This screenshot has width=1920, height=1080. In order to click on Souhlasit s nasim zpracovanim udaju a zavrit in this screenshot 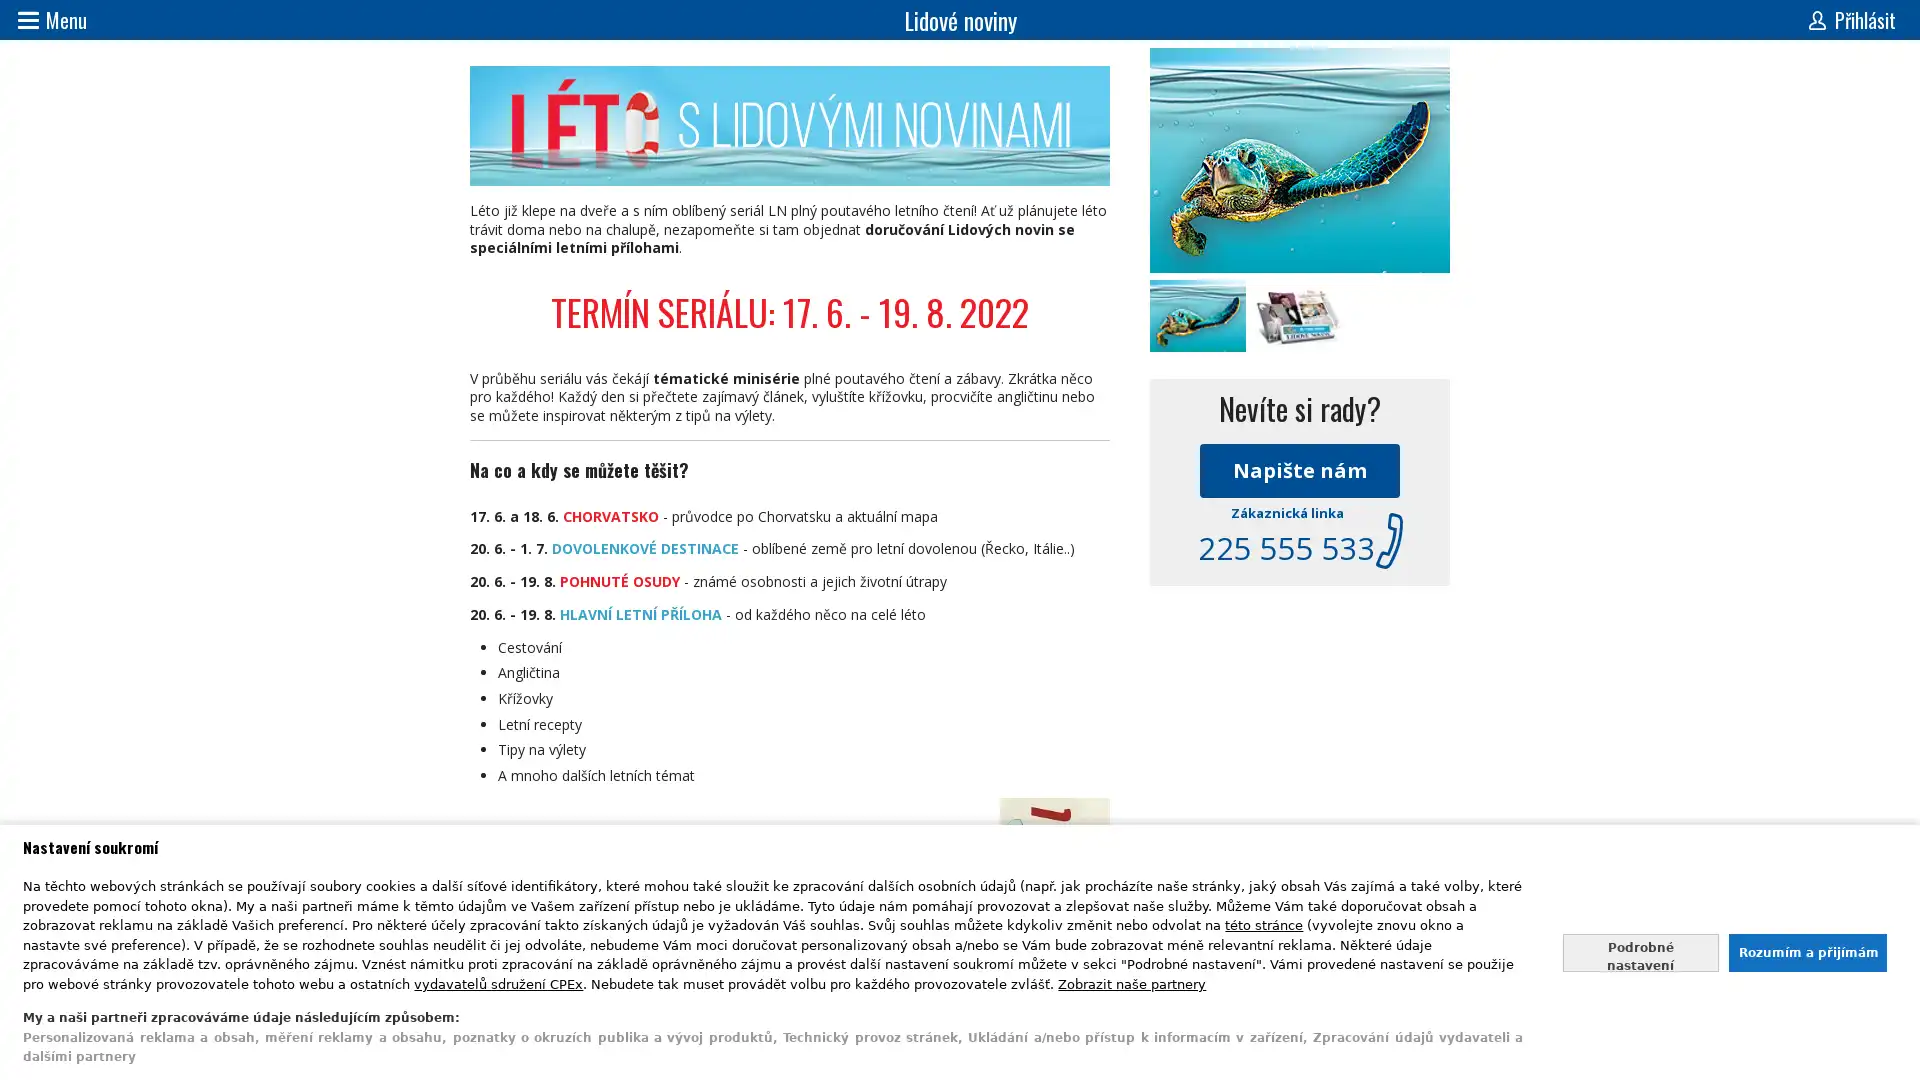, I will do `click(1806, 951)`.